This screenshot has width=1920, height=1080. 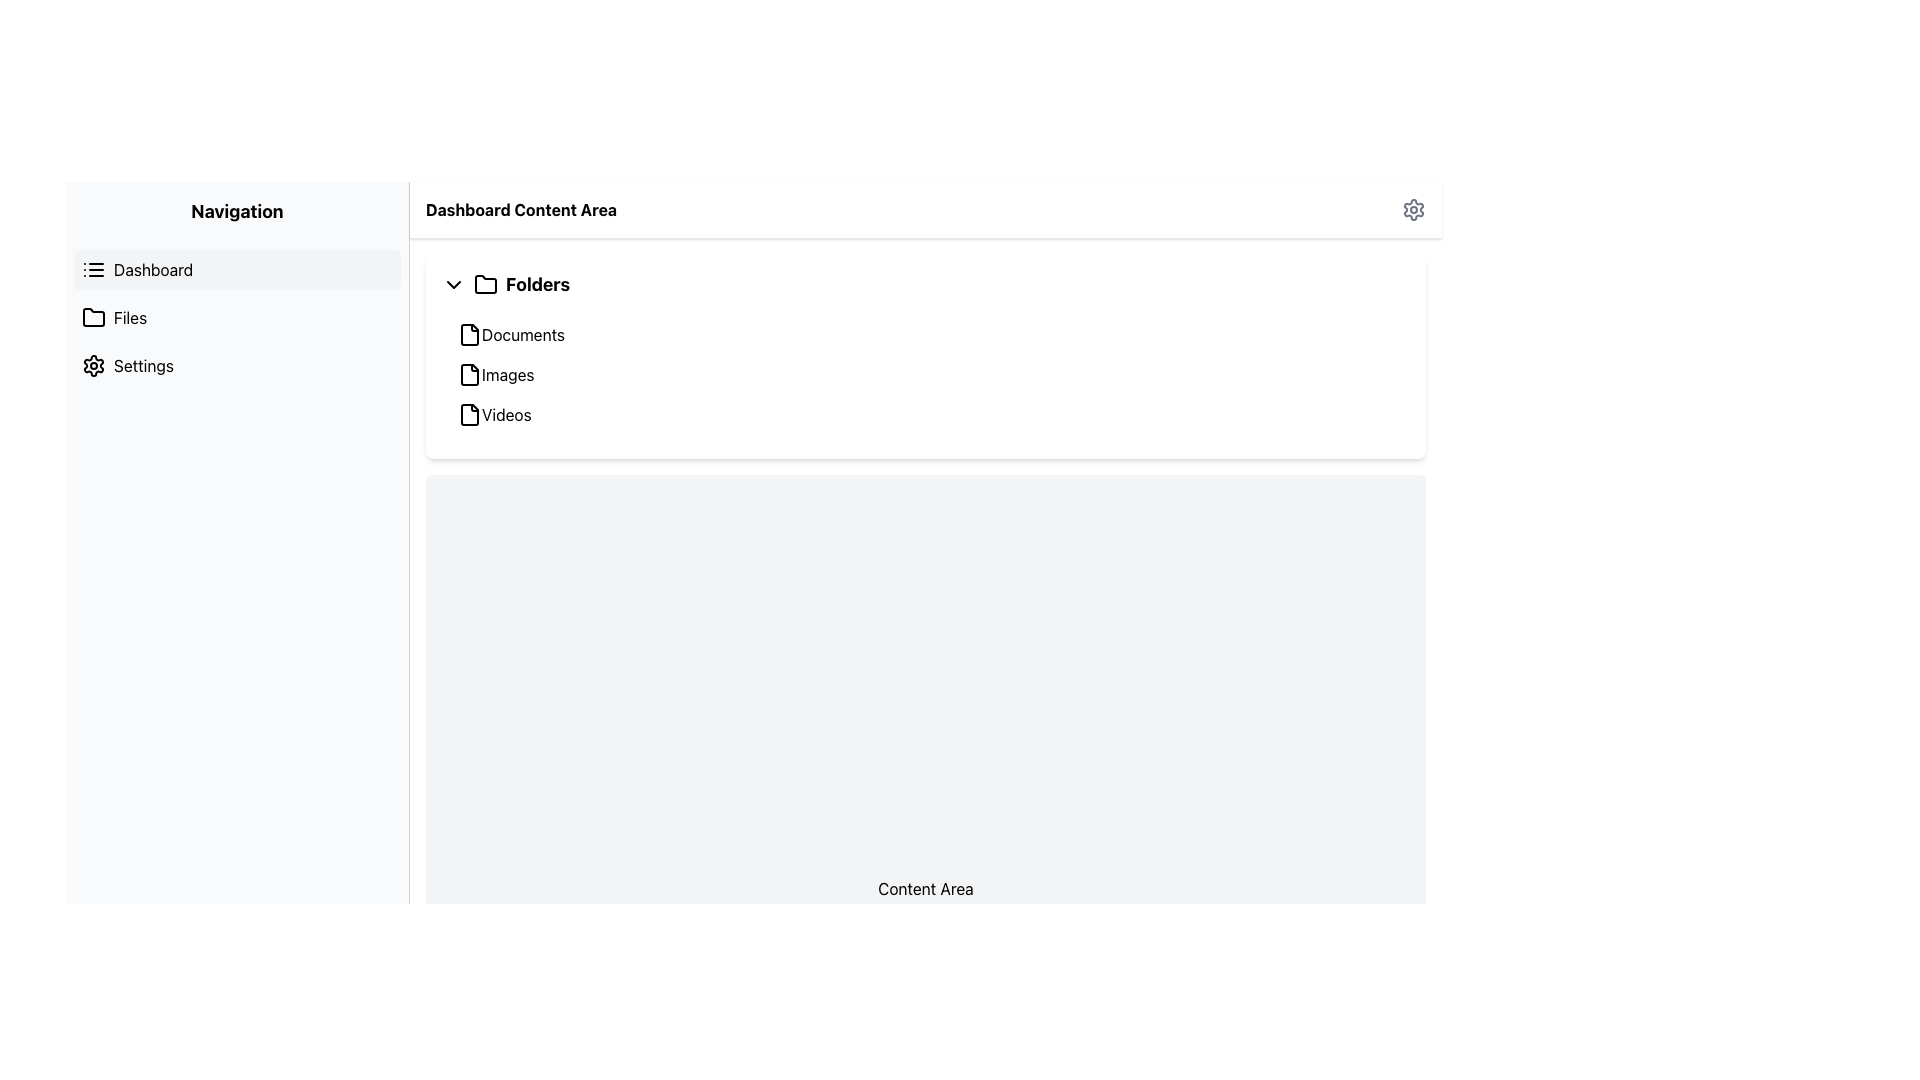 I want to click on the header text label in the navigation sidebar that indicates the purpose of the section, located at the top of the sidebar, directly above 'Dashboard', 'Files', and 'Settings', so click(x=237, y=212).